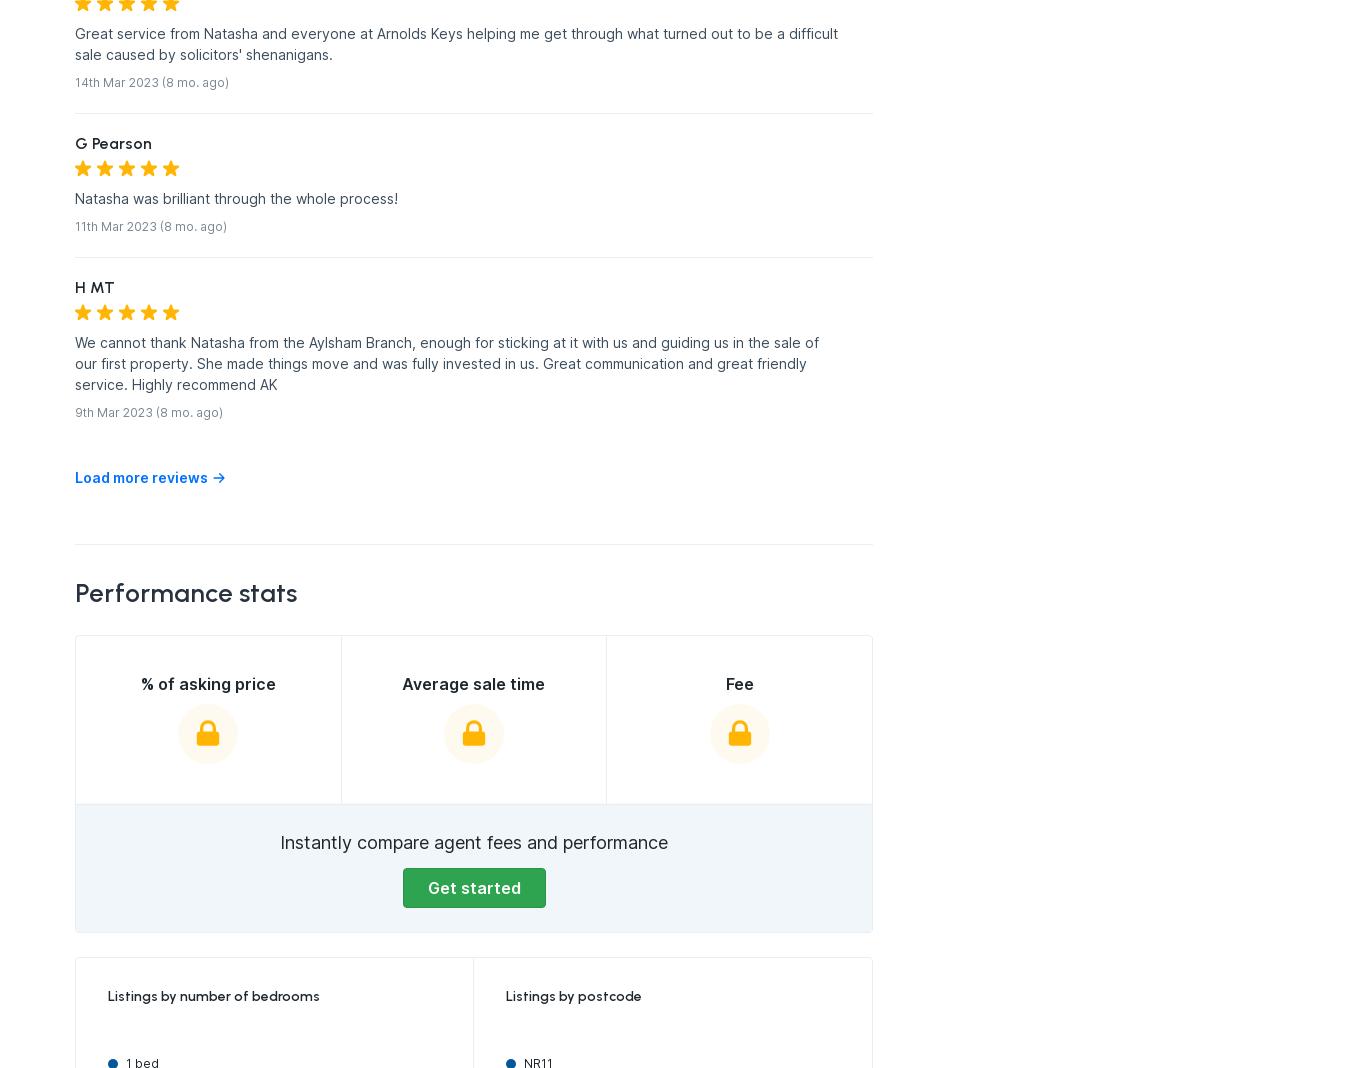  I want to click on 'Average sale time', so click(473, 682).